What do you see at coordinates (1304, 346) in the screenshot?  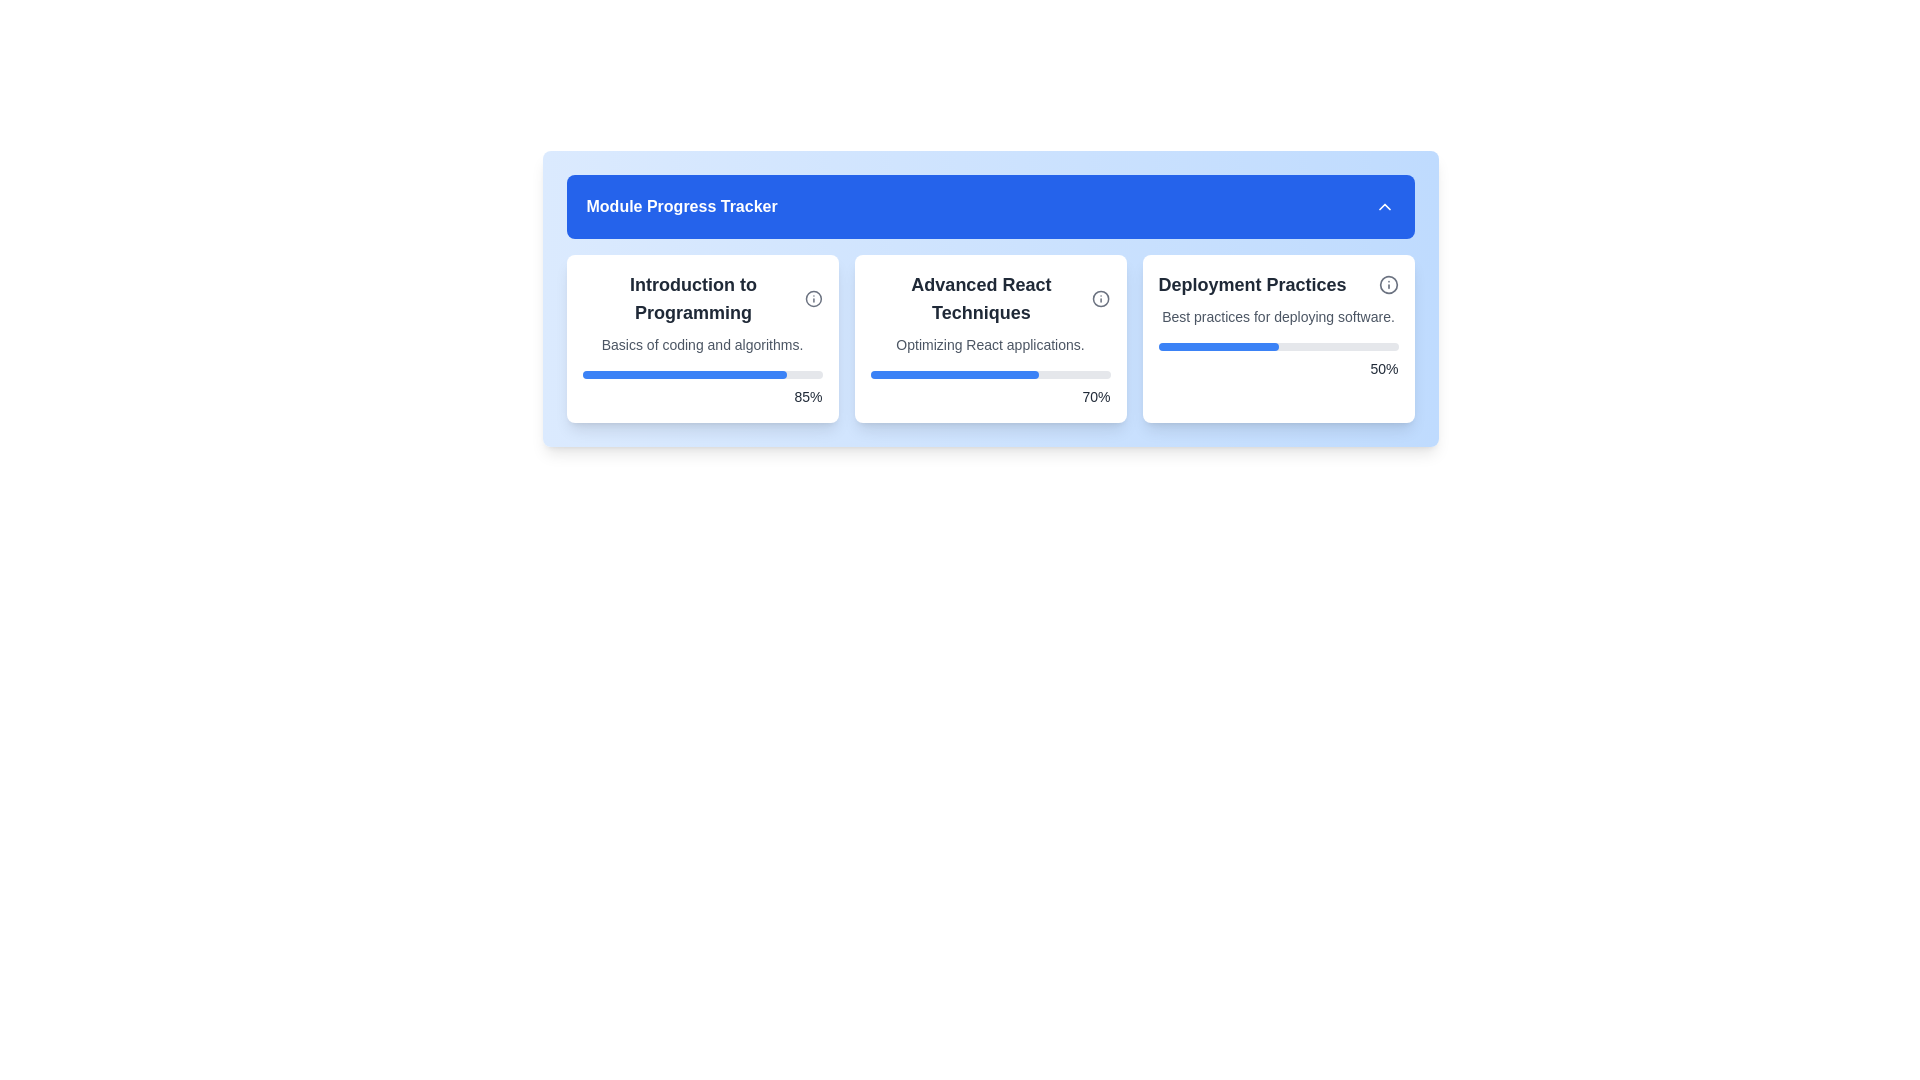 I see `the progress level` at bounding box center [1304, 346].